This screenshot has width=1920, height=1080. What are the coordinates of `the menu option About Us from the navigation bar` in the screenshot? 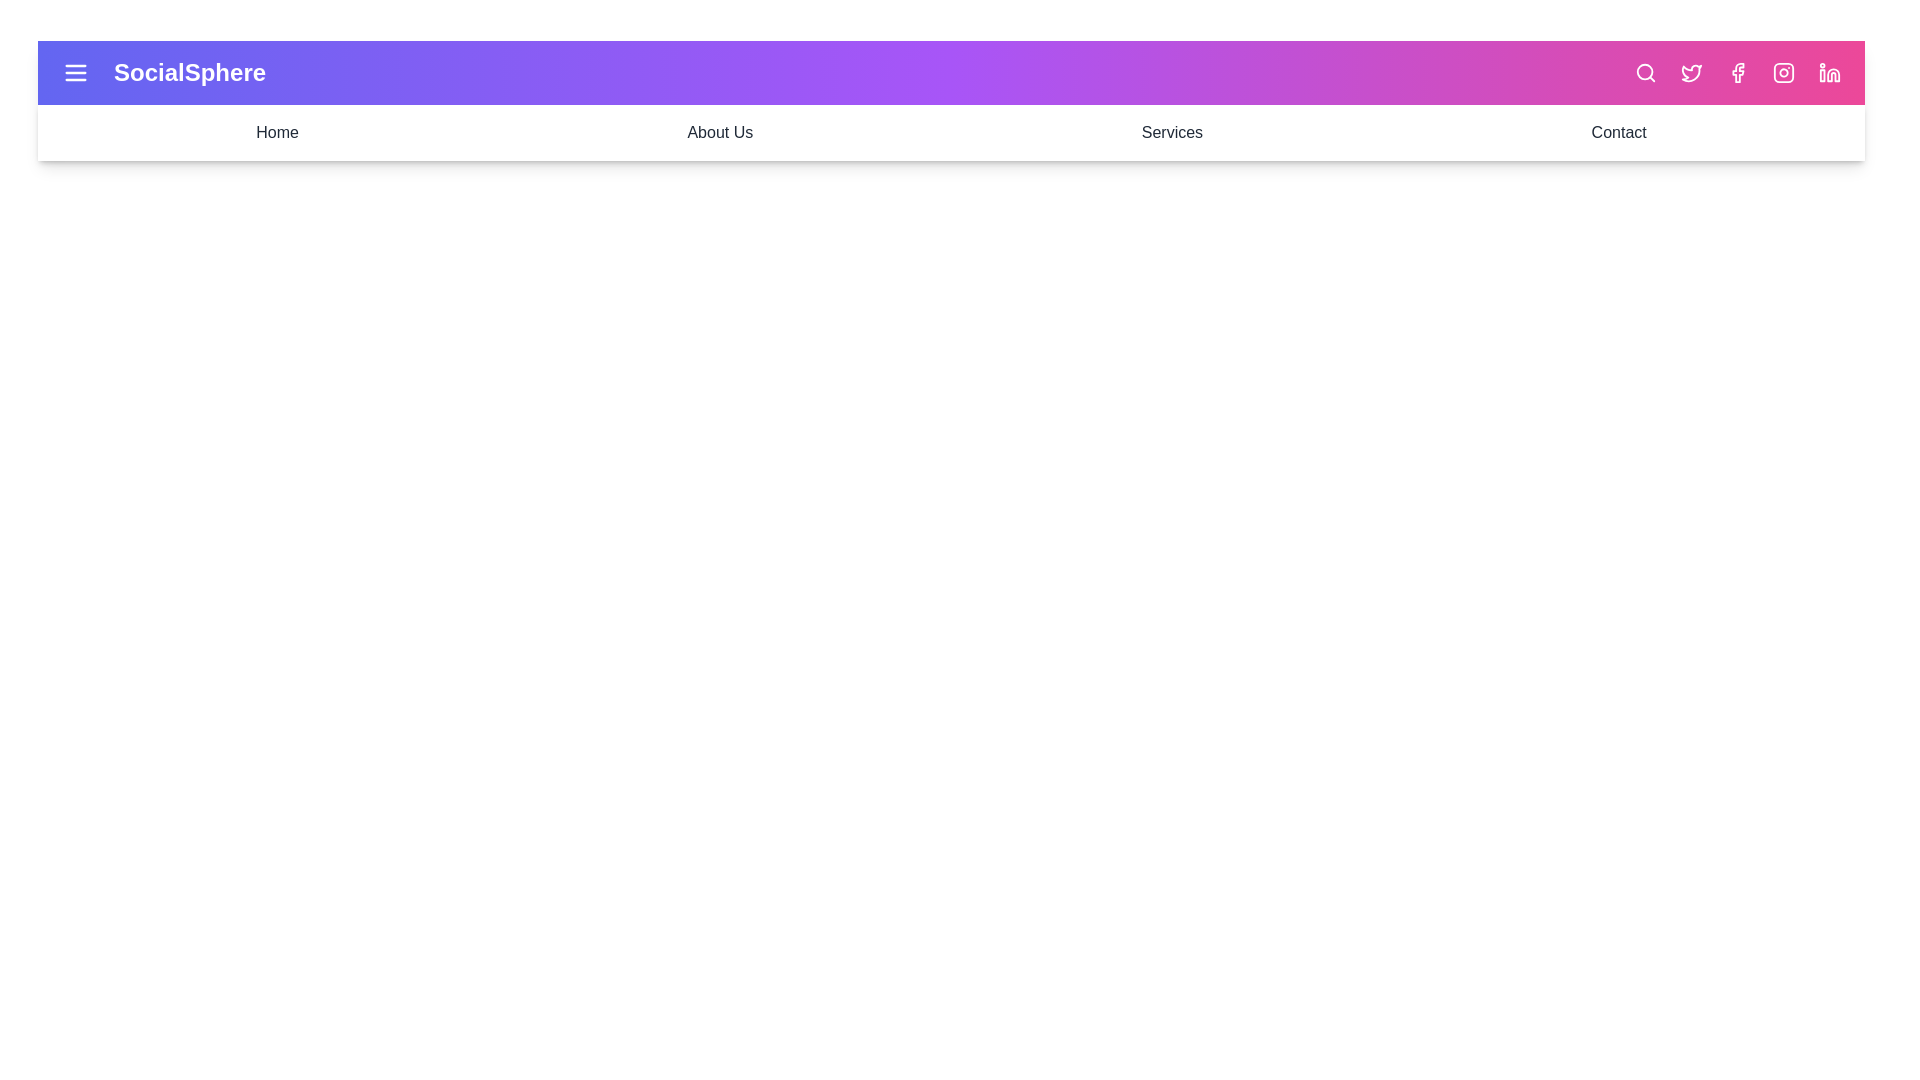 It's located at (720, 132).